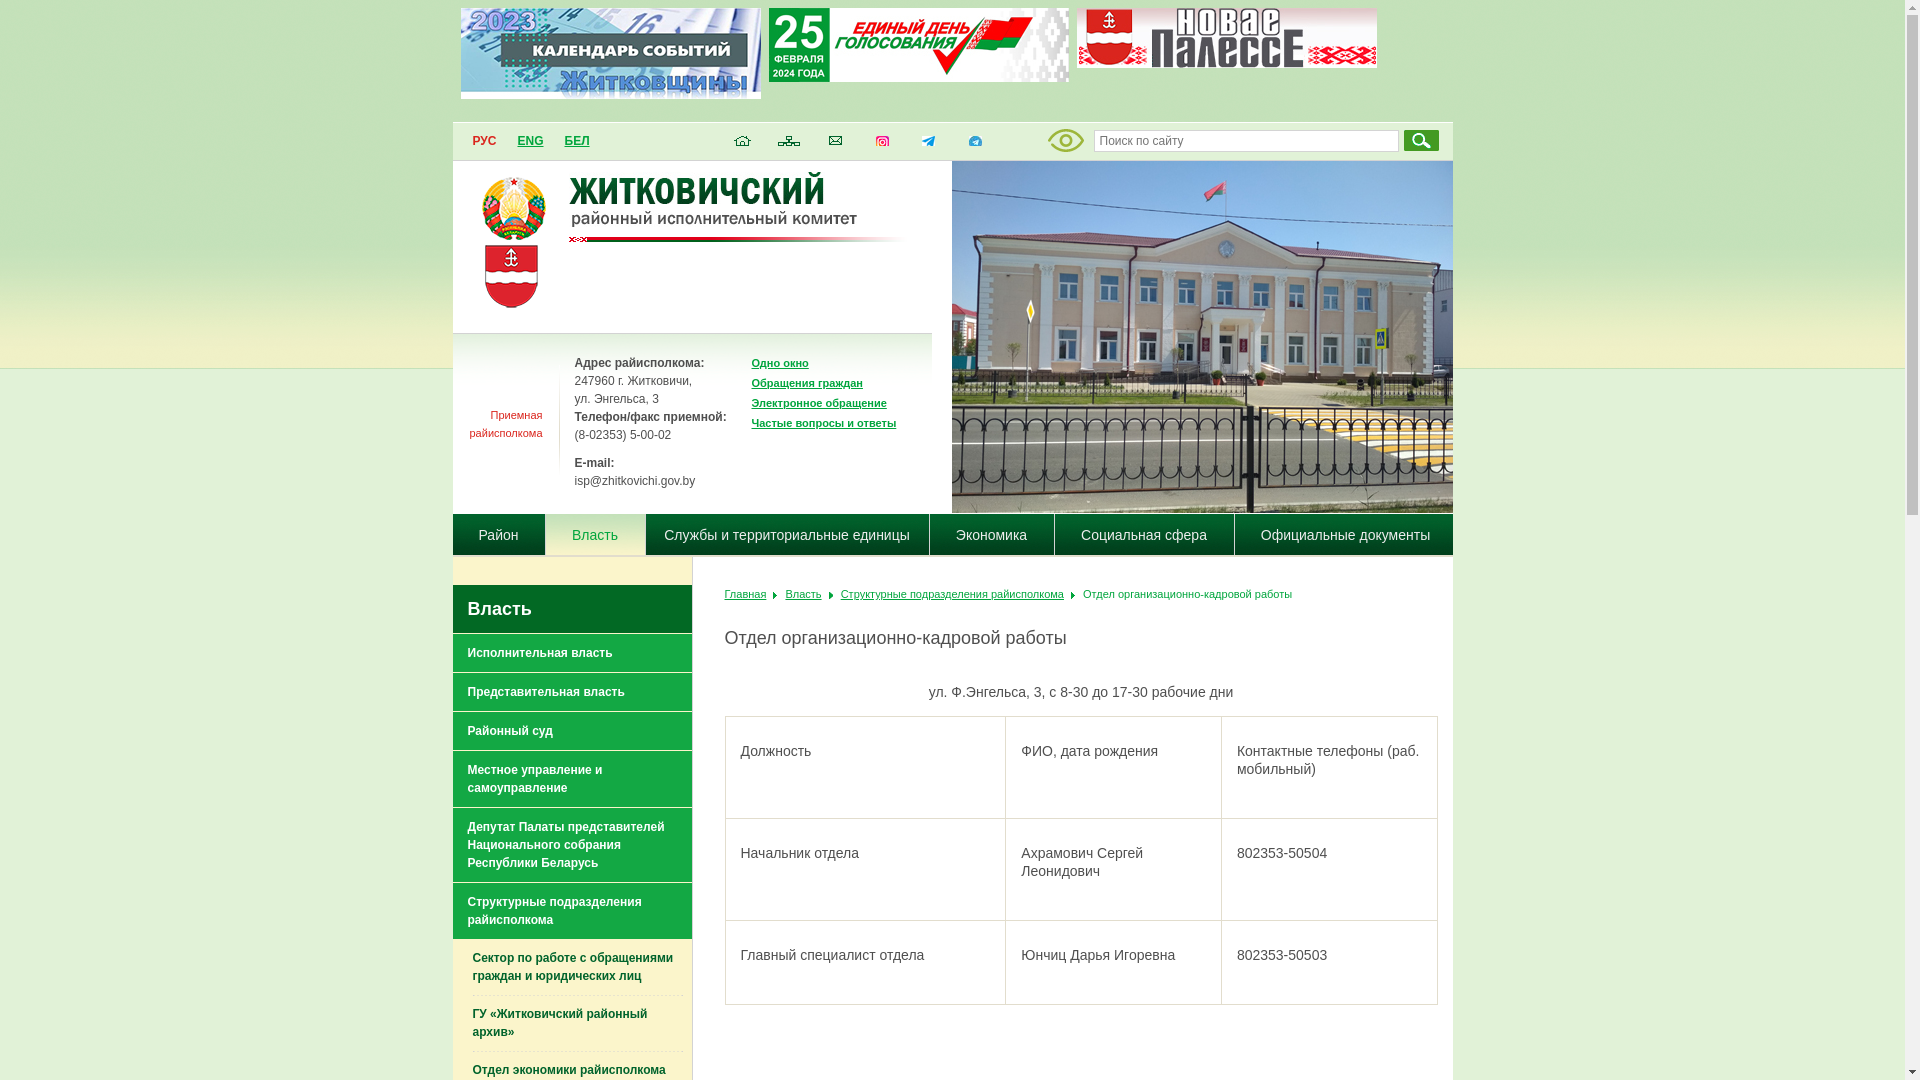 The image size is (1920, 1080). What do you see at coordinates (529, 140) in the screenshot?
I see `'ENG'` at bounding box center [529, 140].